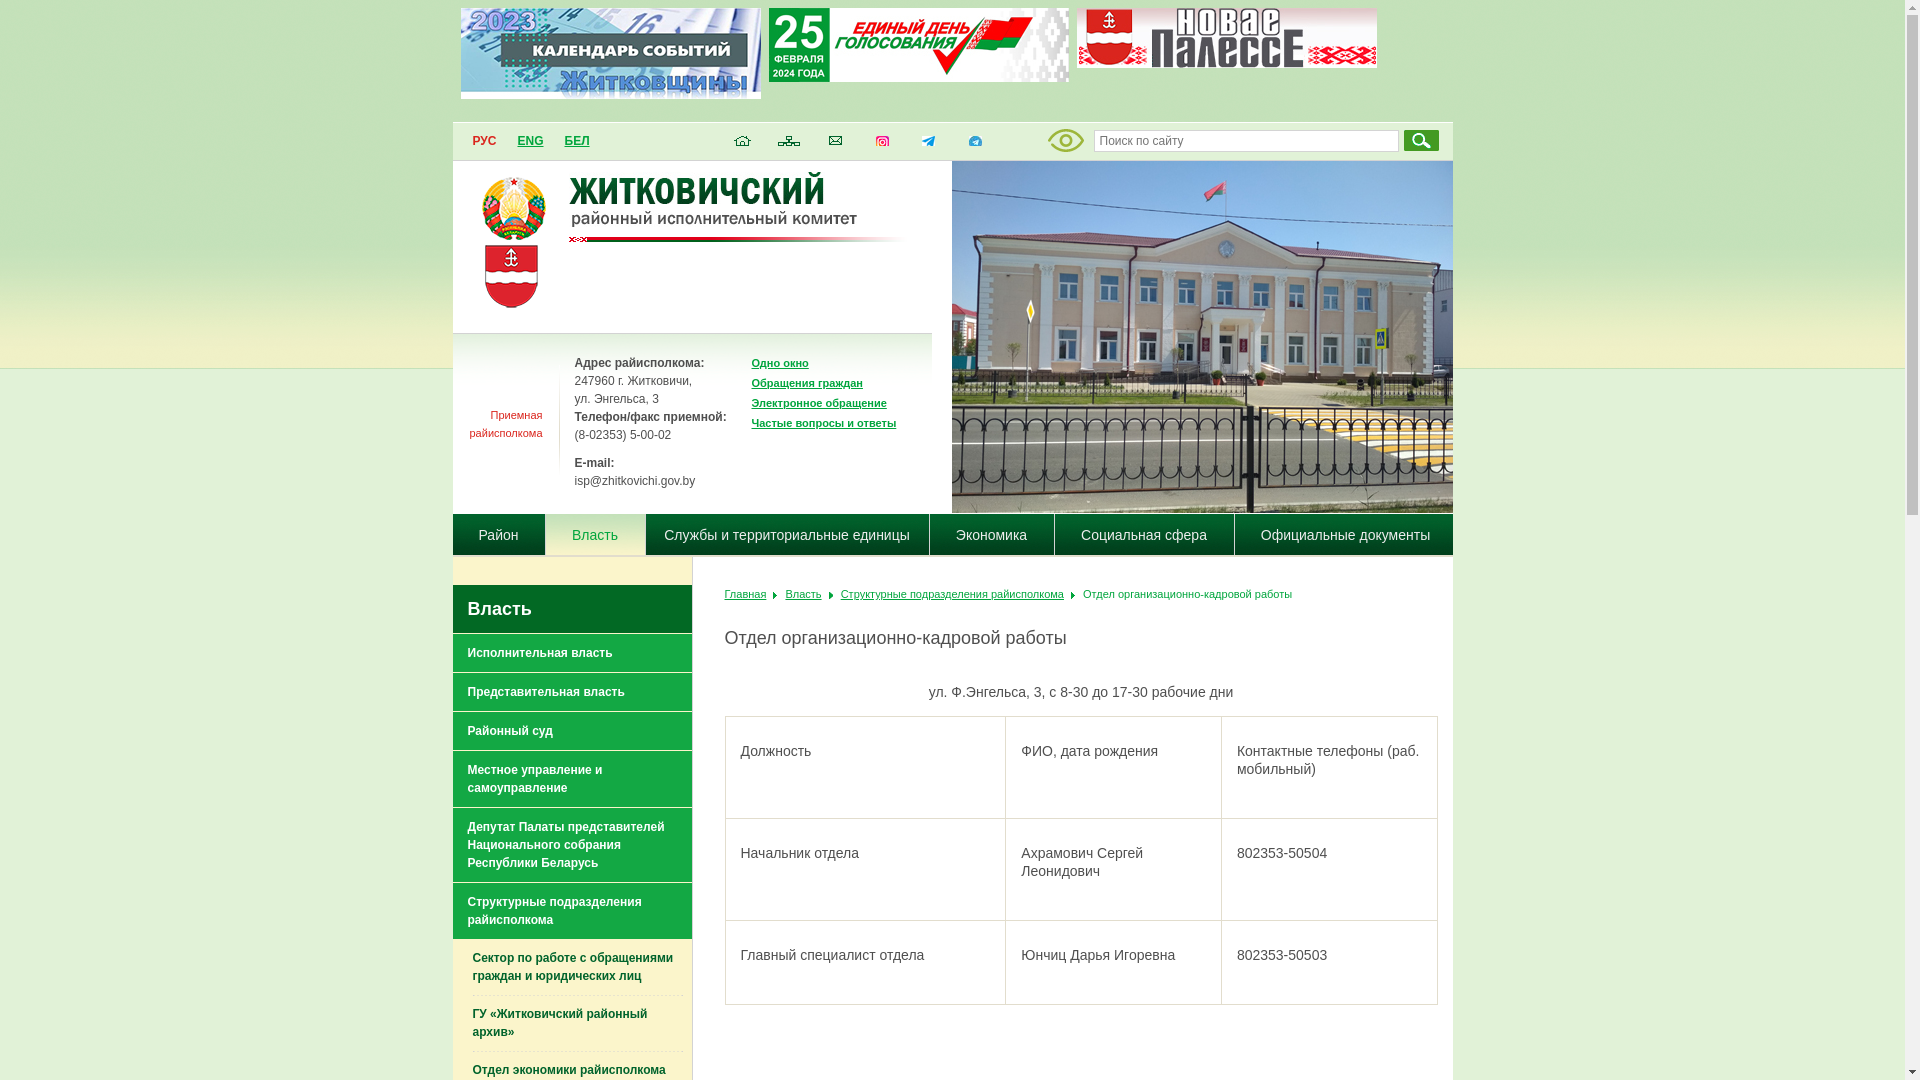 The image size is (1920, 1080). What do you see at coordinates (529, 140) in the screenshot?
I see `'ENG'` at bounding box center [529, 140].